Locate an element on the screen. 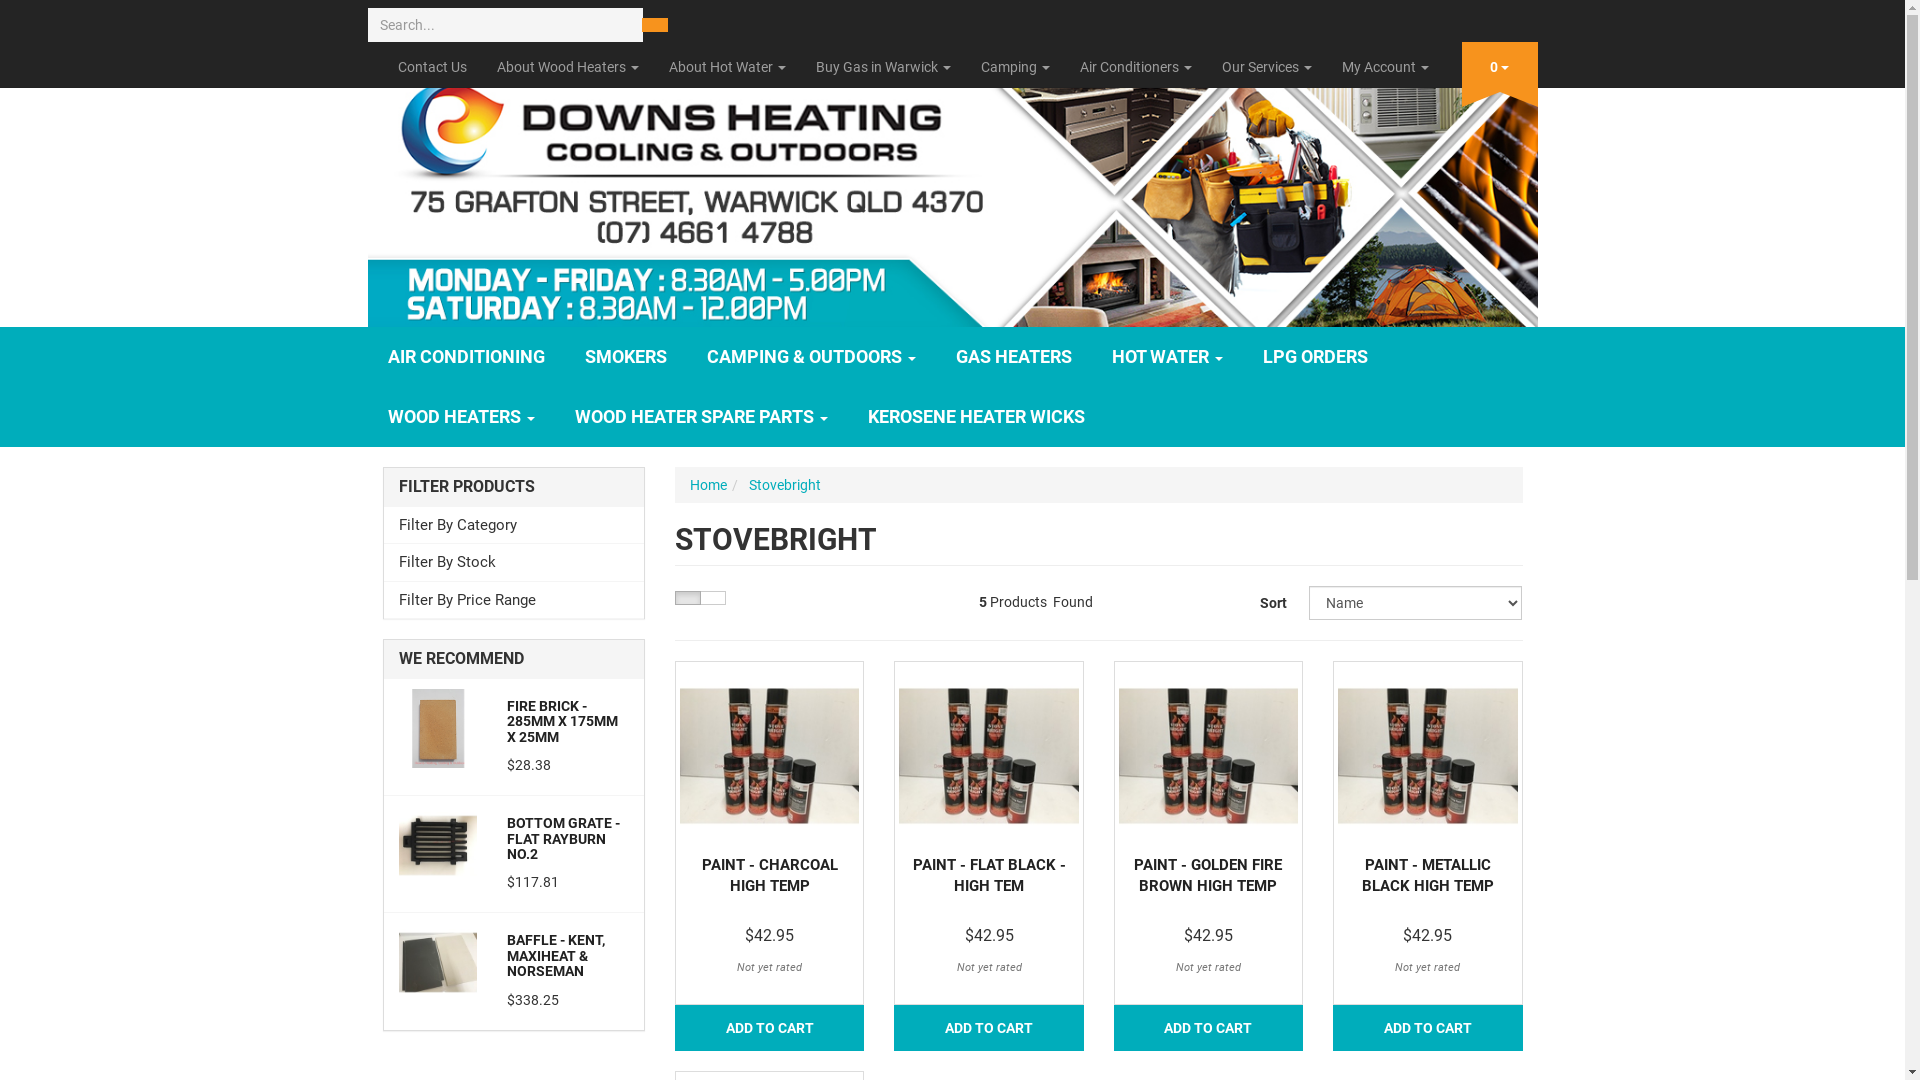  'Bottom Grate - Flat Rayburn No.2' is located at coordinates (436, 844).